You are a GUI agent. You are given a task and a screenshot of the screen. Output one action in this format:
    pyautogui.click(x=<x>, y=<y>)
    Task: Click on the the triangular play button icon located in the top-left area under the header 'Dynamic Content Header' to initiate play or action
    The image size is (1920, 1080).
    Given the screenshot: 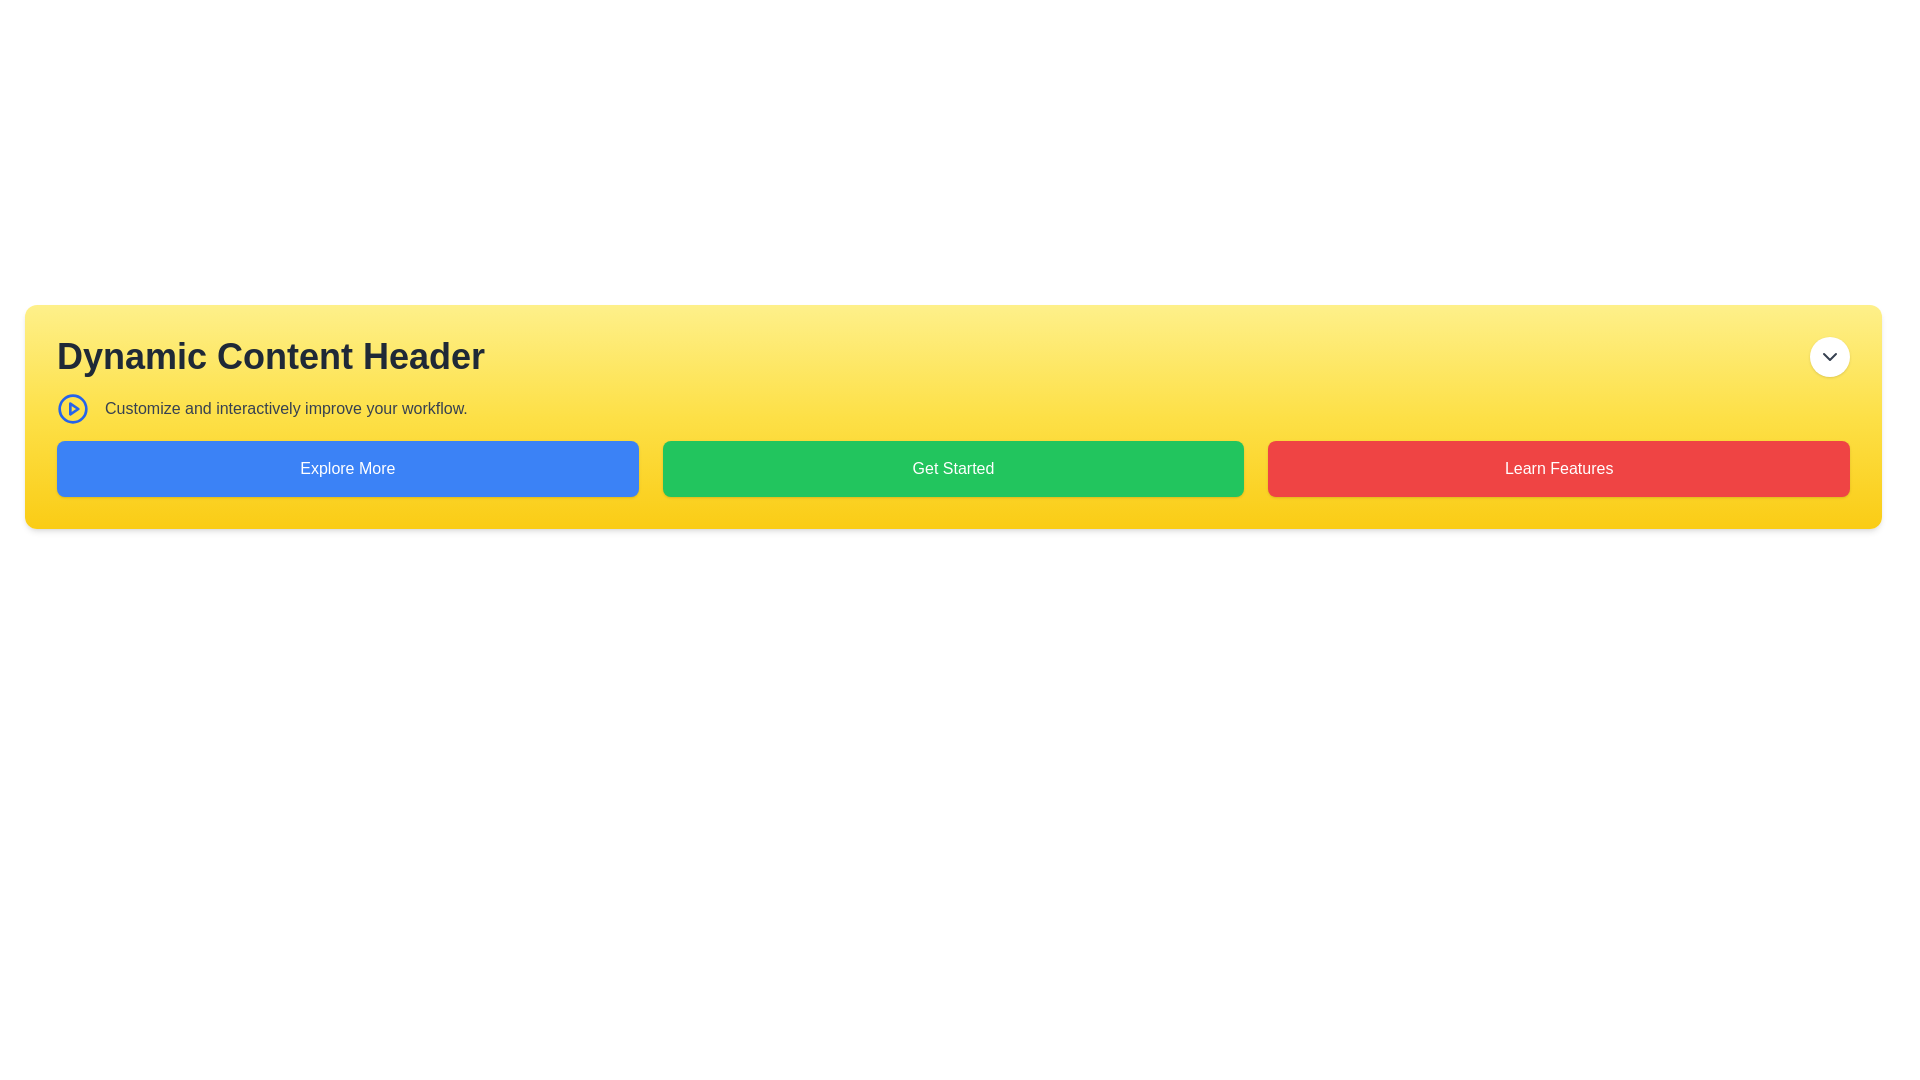 What is the action you would take?
    pyautogui.click(x=74, y=407)
    